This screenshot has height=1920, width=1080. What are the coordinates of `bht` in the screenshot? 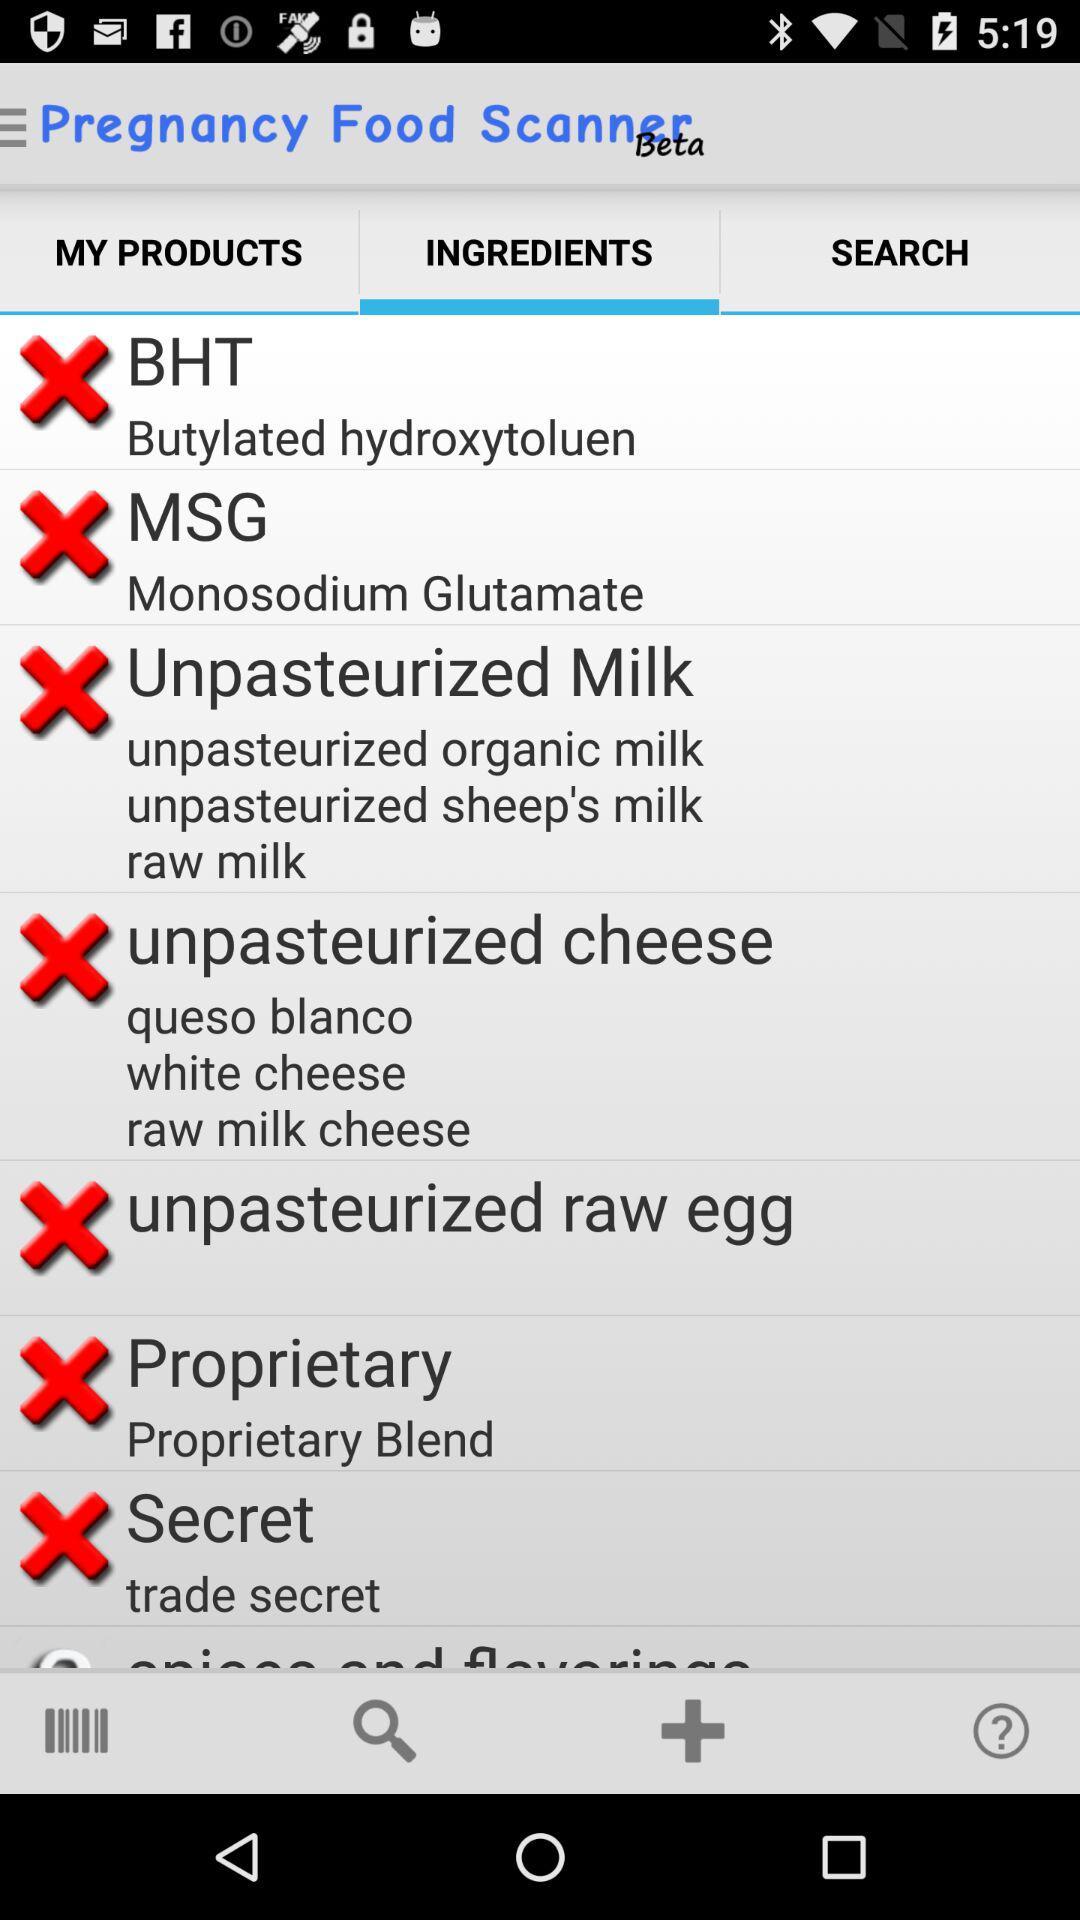 It's located at (189, 359).